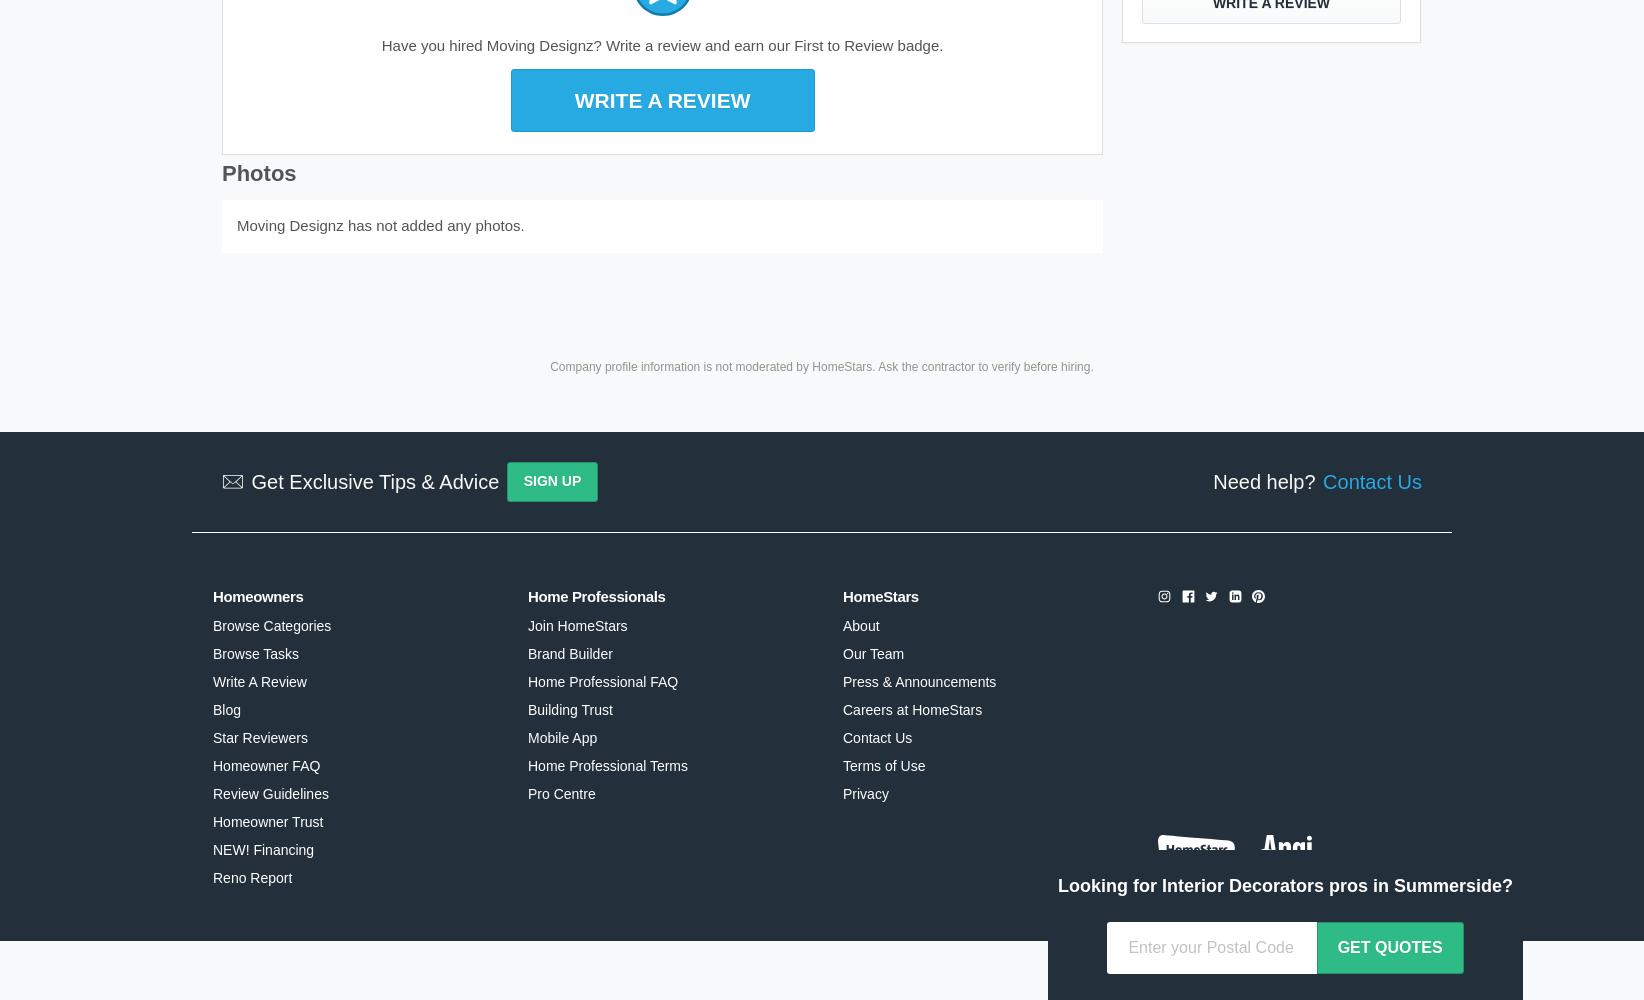 This screenshot has width=1644, height=1000. Describe the element at coordinates (255, 653) in the screenshot. I see `'Browse Tasks'` at that location.